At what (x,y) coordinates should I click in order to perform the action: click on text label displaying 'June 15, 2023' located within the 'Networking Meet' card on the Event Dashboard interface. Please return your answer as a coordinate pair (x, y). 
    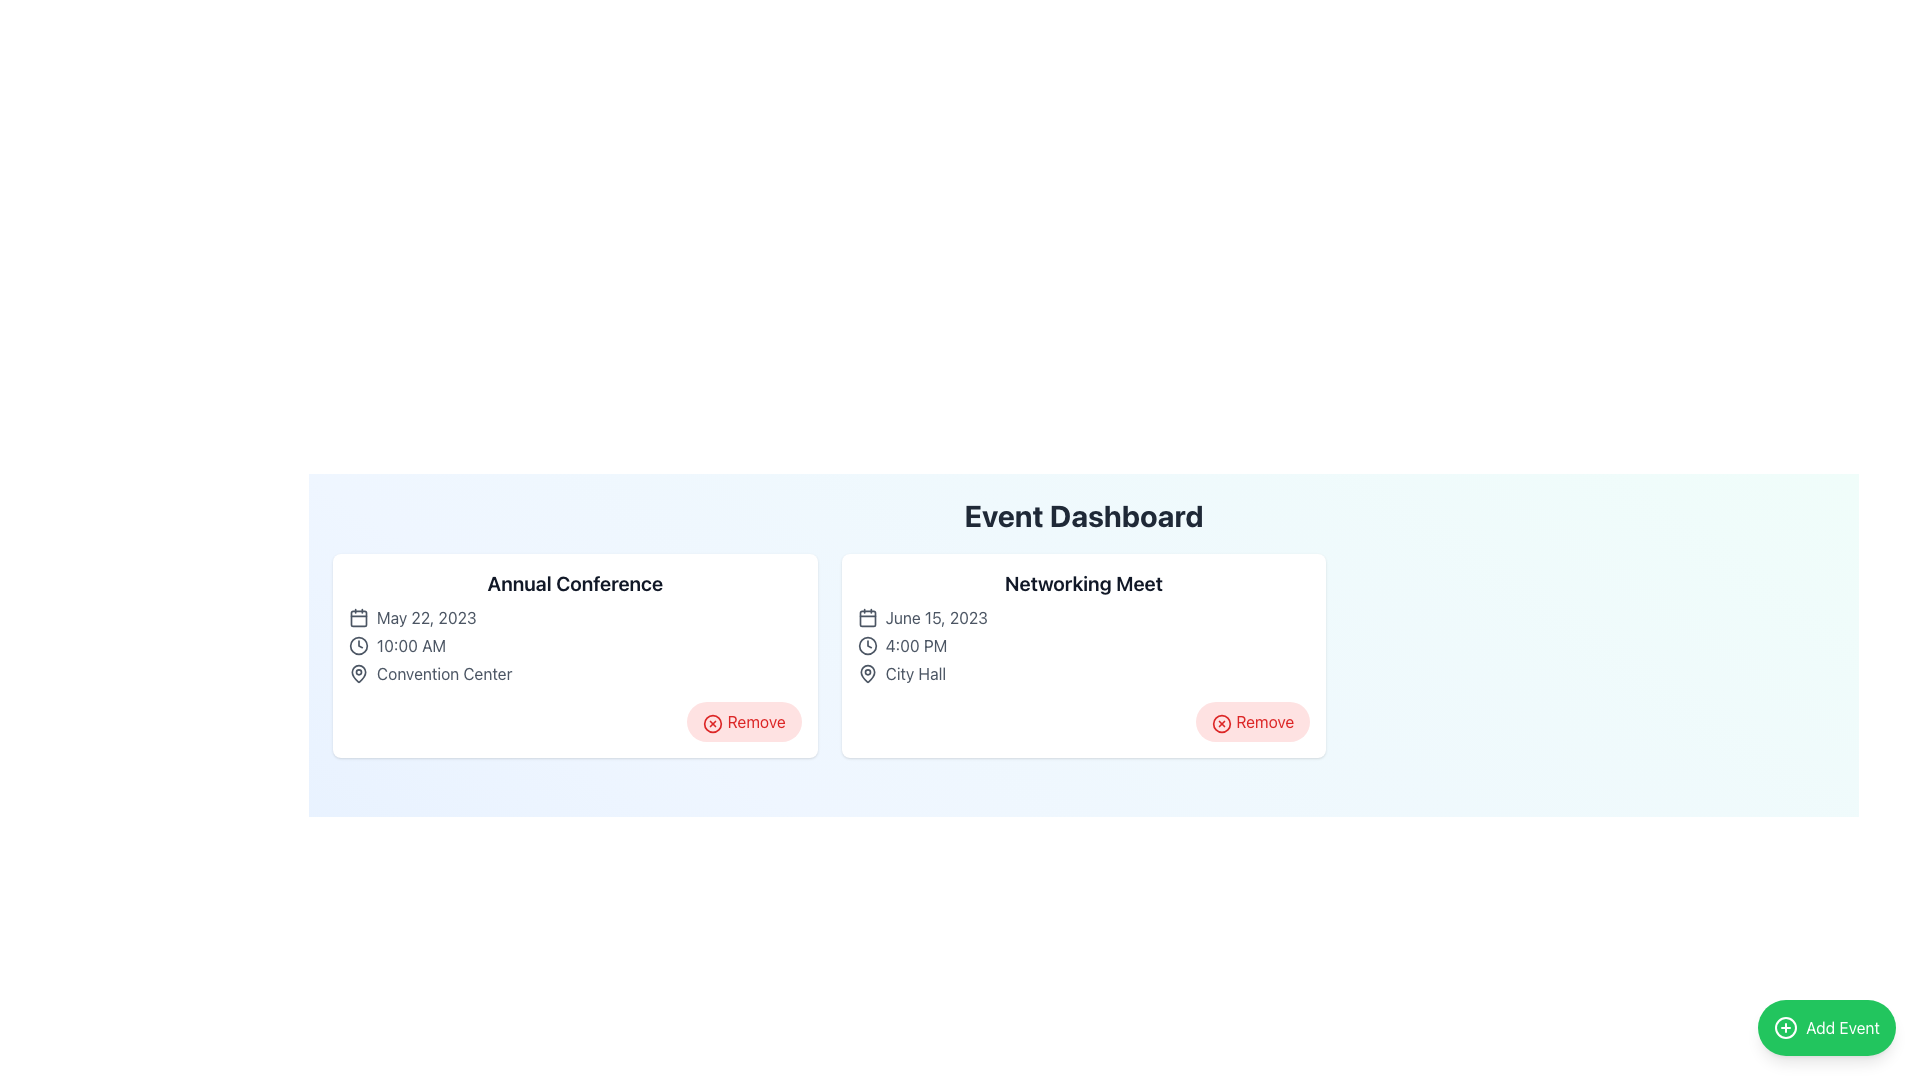
    Looking at the image, I should click on (935, 616).